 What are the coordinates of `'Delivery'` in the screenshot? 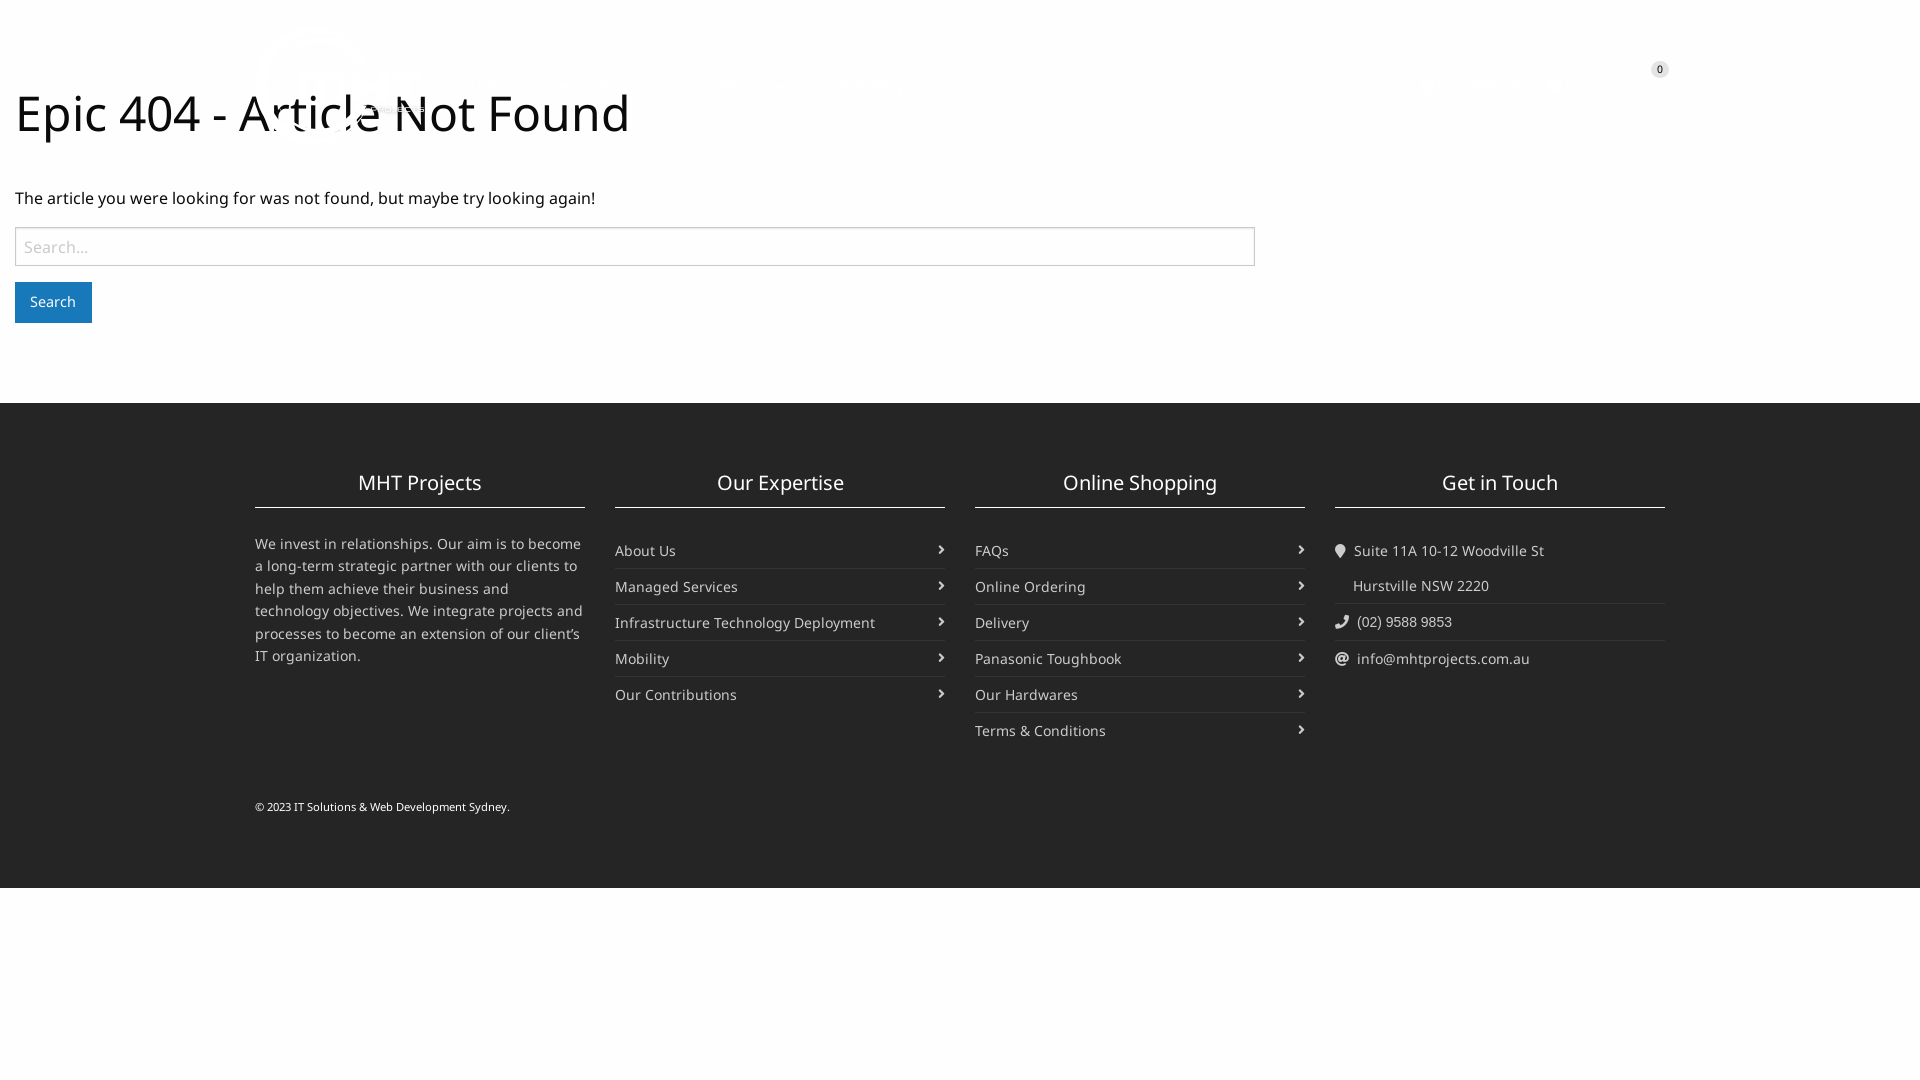 It's located at (1002, 621).